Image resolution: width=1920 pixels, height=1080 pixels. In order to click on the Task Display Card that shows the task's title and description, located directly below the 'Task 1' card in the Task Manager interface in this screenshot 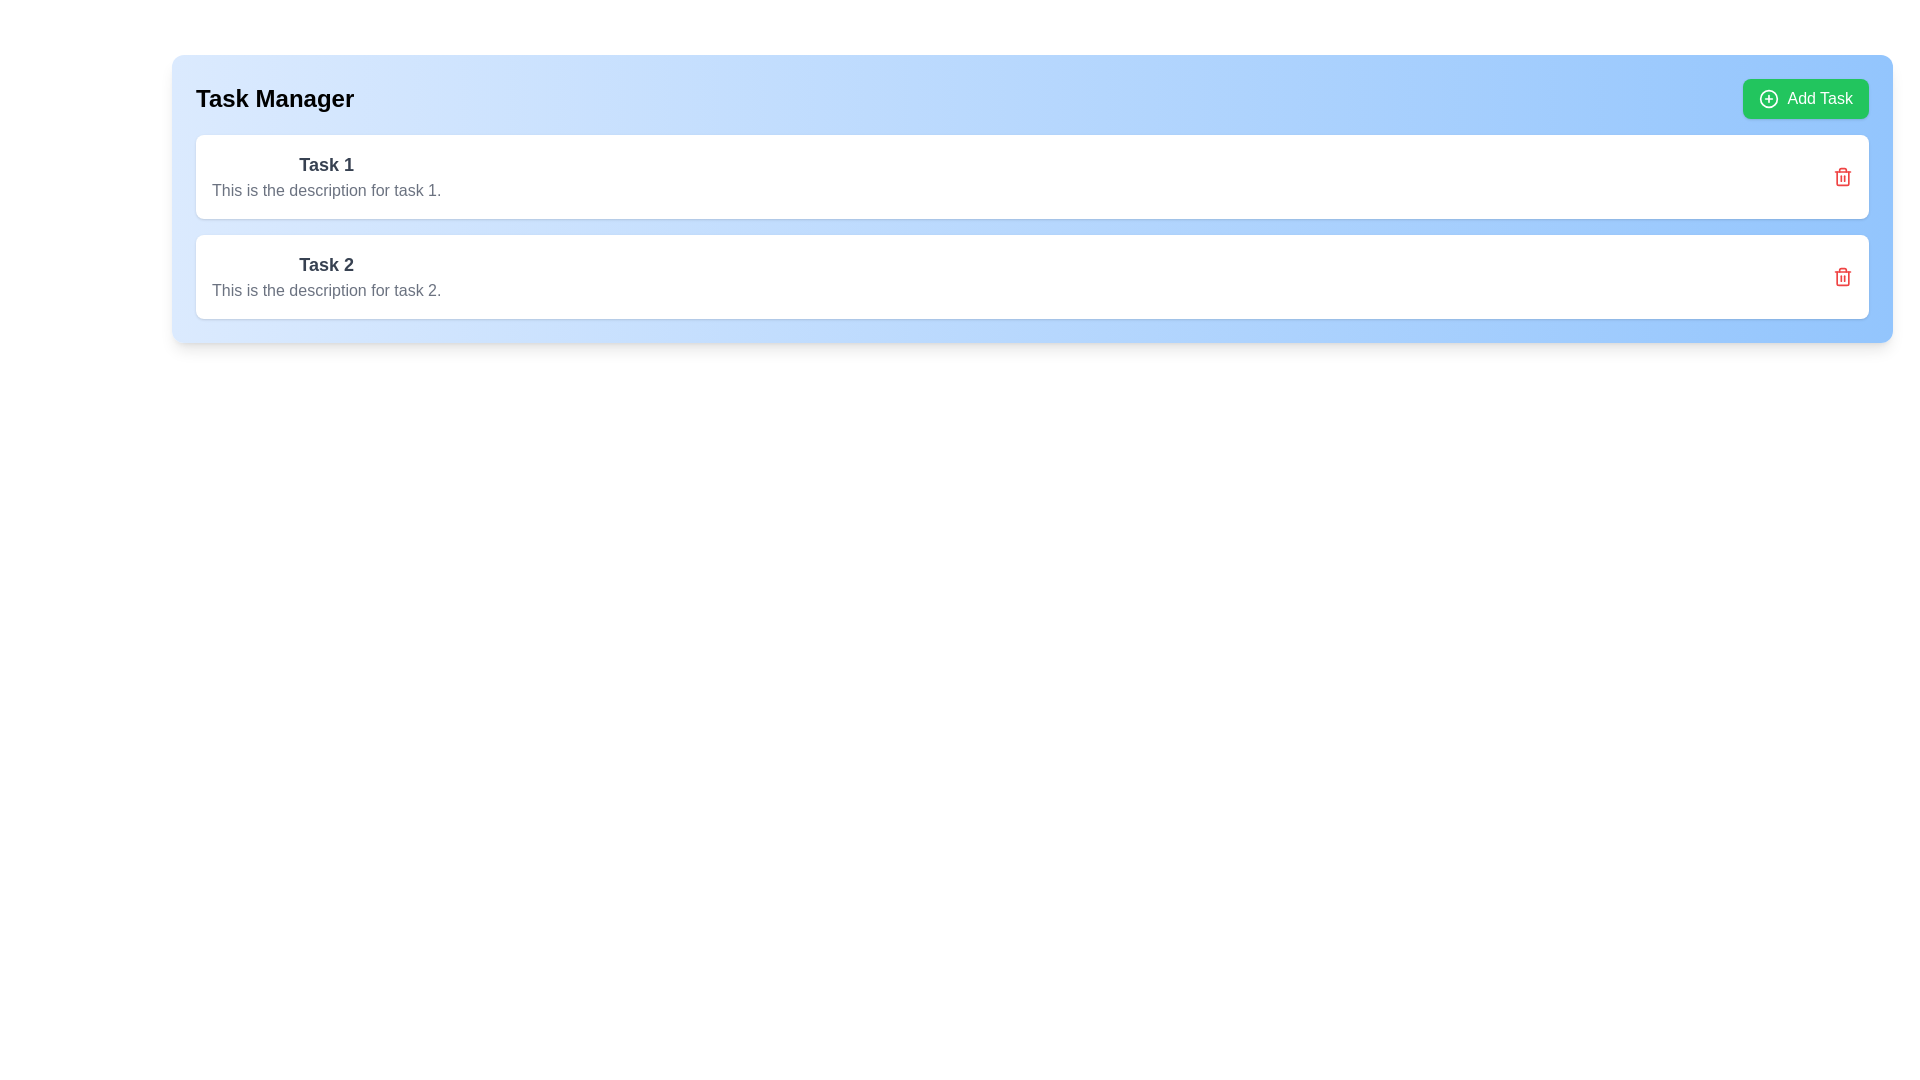, I will do `click(326, 277)`.